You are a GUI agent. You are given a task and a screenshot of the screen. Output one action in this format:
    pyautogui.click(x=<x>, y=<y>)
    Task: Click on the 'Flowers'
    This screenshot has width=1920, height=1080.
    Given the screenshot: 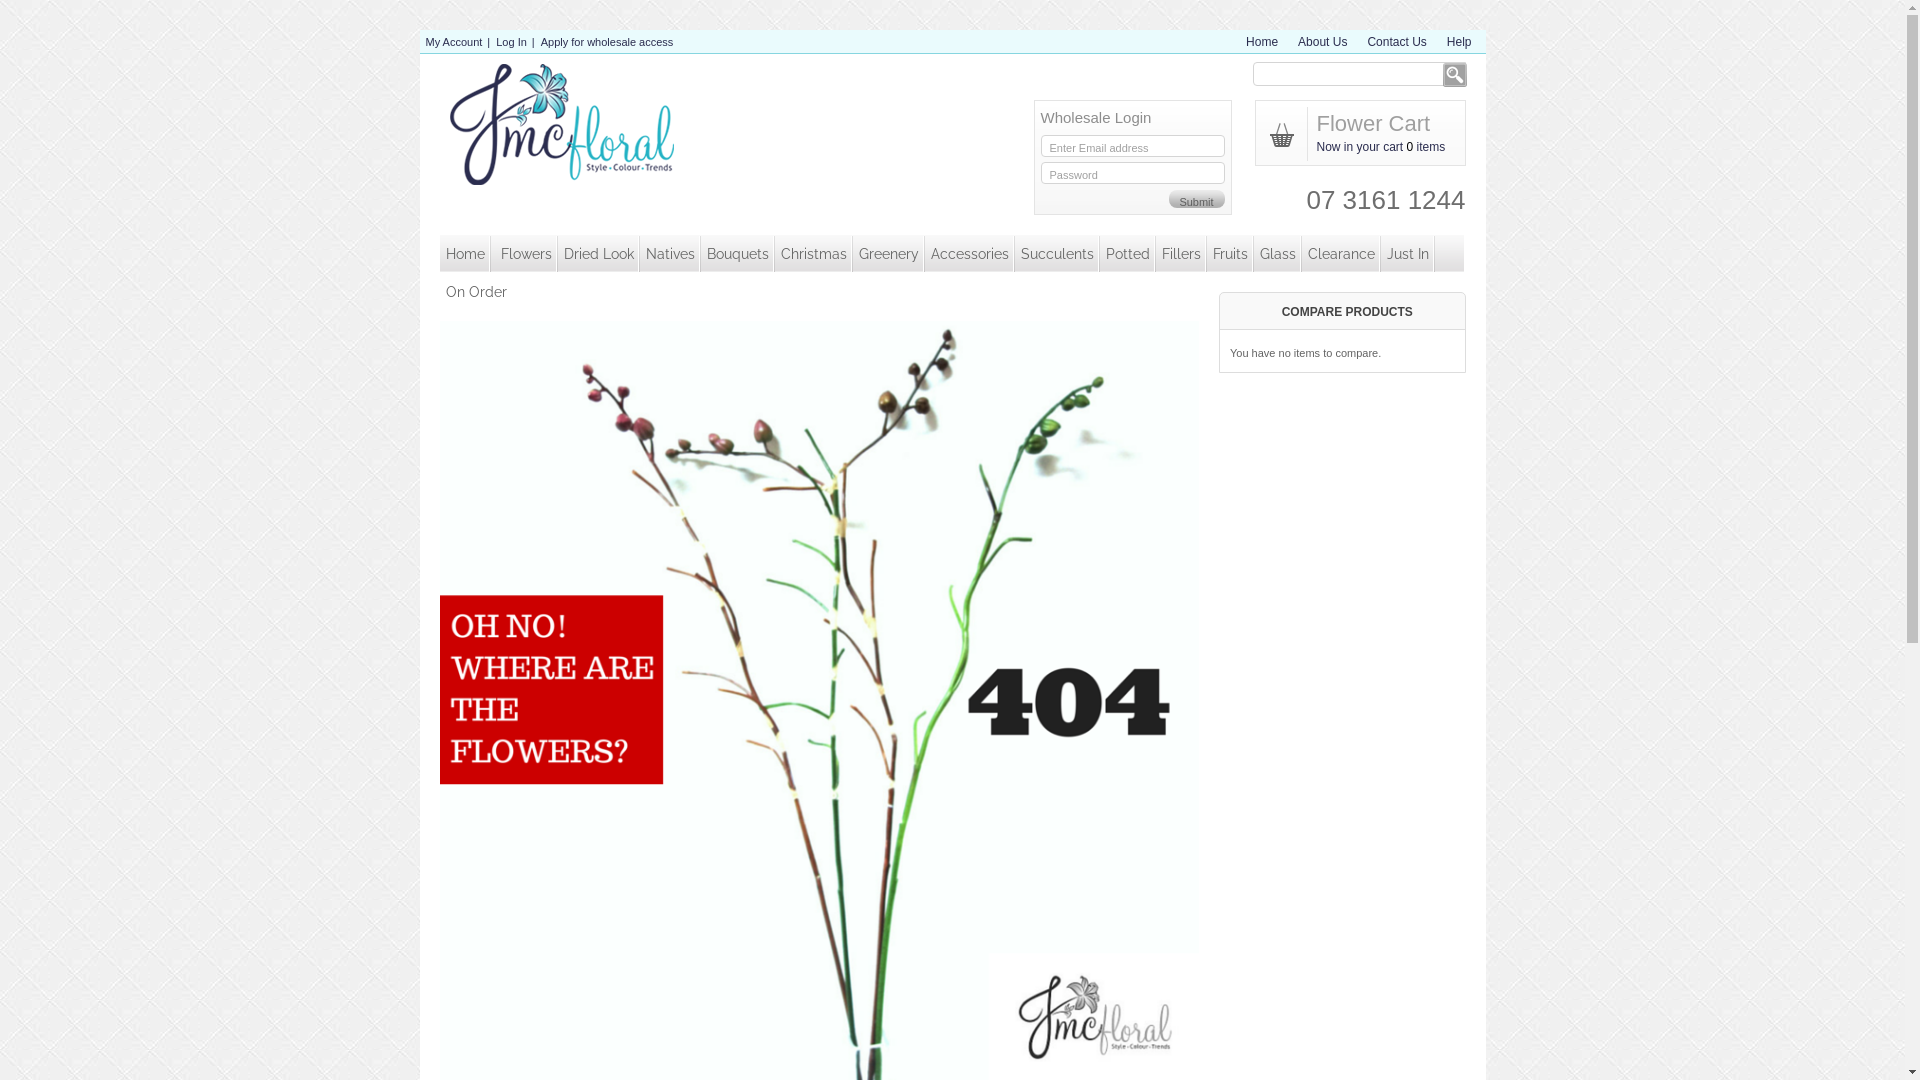 What is the action you would take?
    pyautogui.click(x=525, y=253)
    